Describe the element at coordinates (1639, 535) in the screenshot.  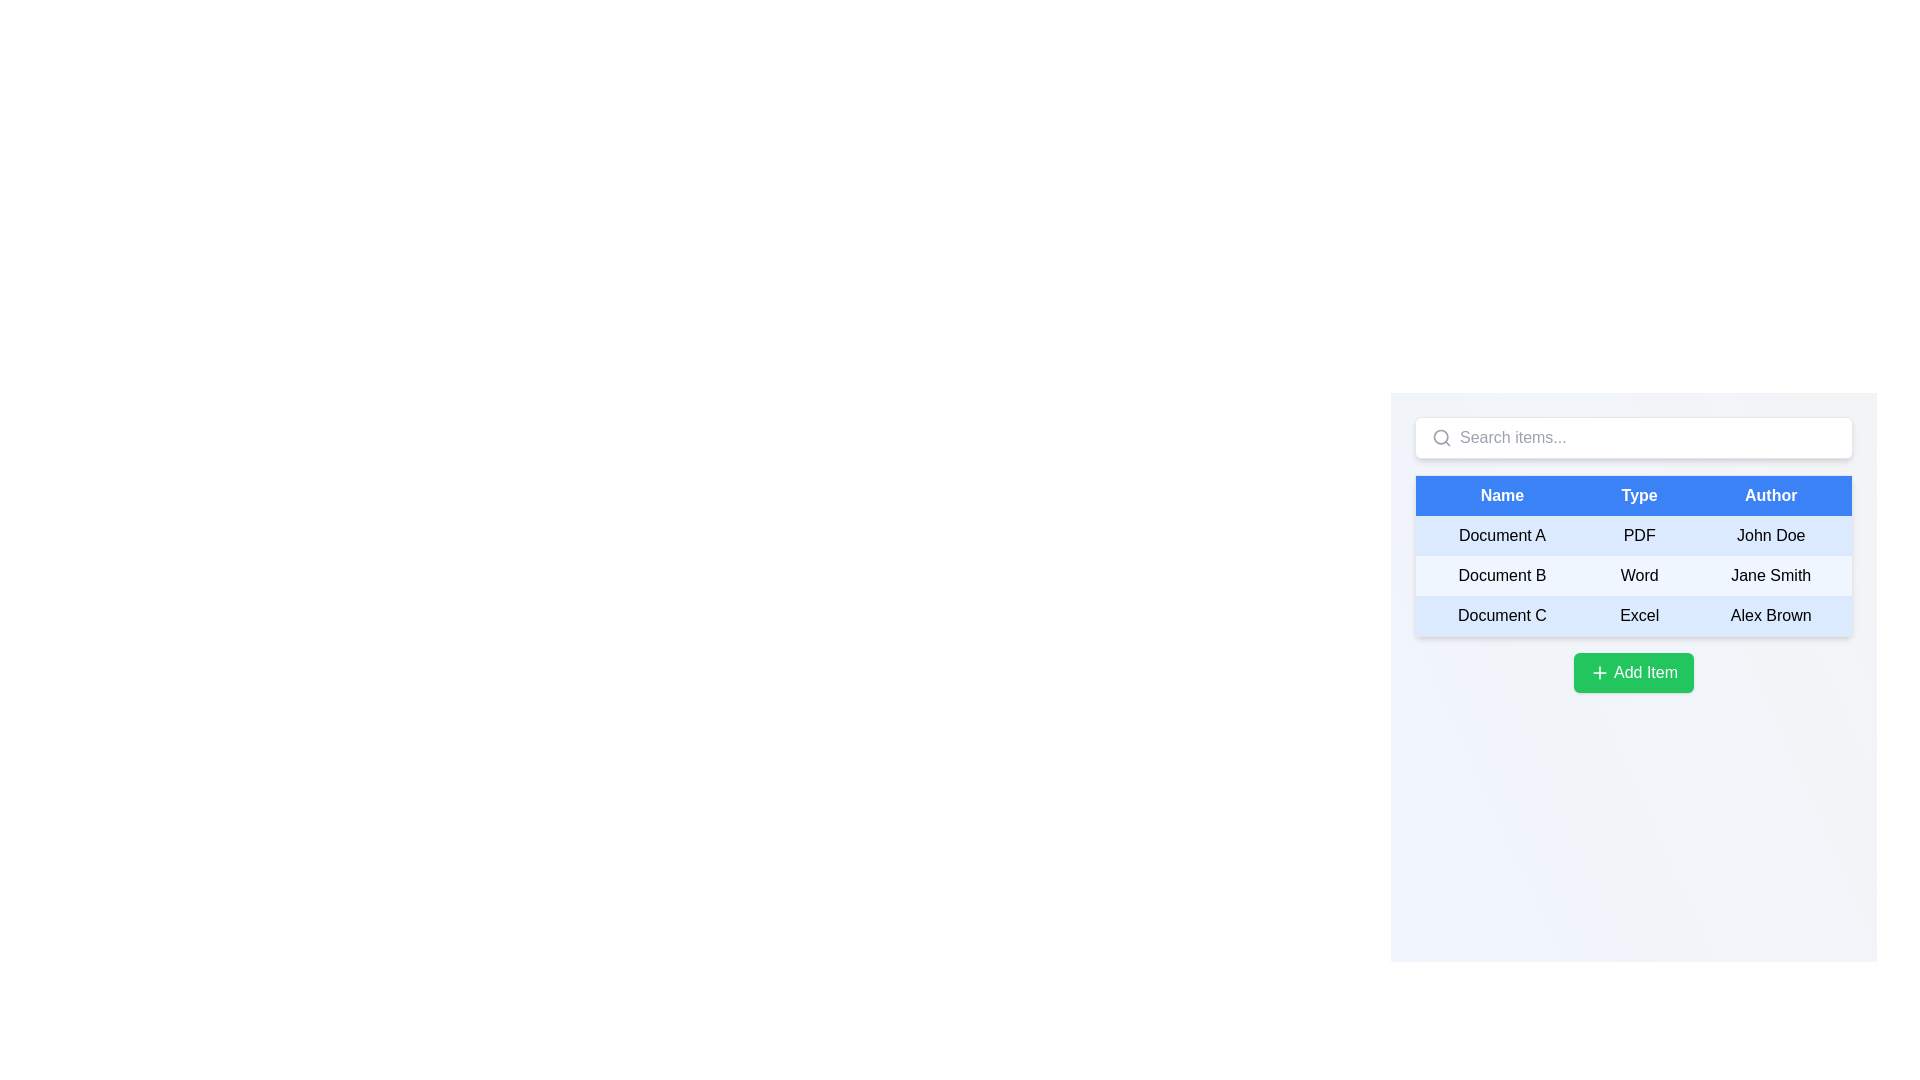
I see `the static text element displaying 'PDF' in a bold font on a light blue background, located in the second column of the first row in the table` at that location.